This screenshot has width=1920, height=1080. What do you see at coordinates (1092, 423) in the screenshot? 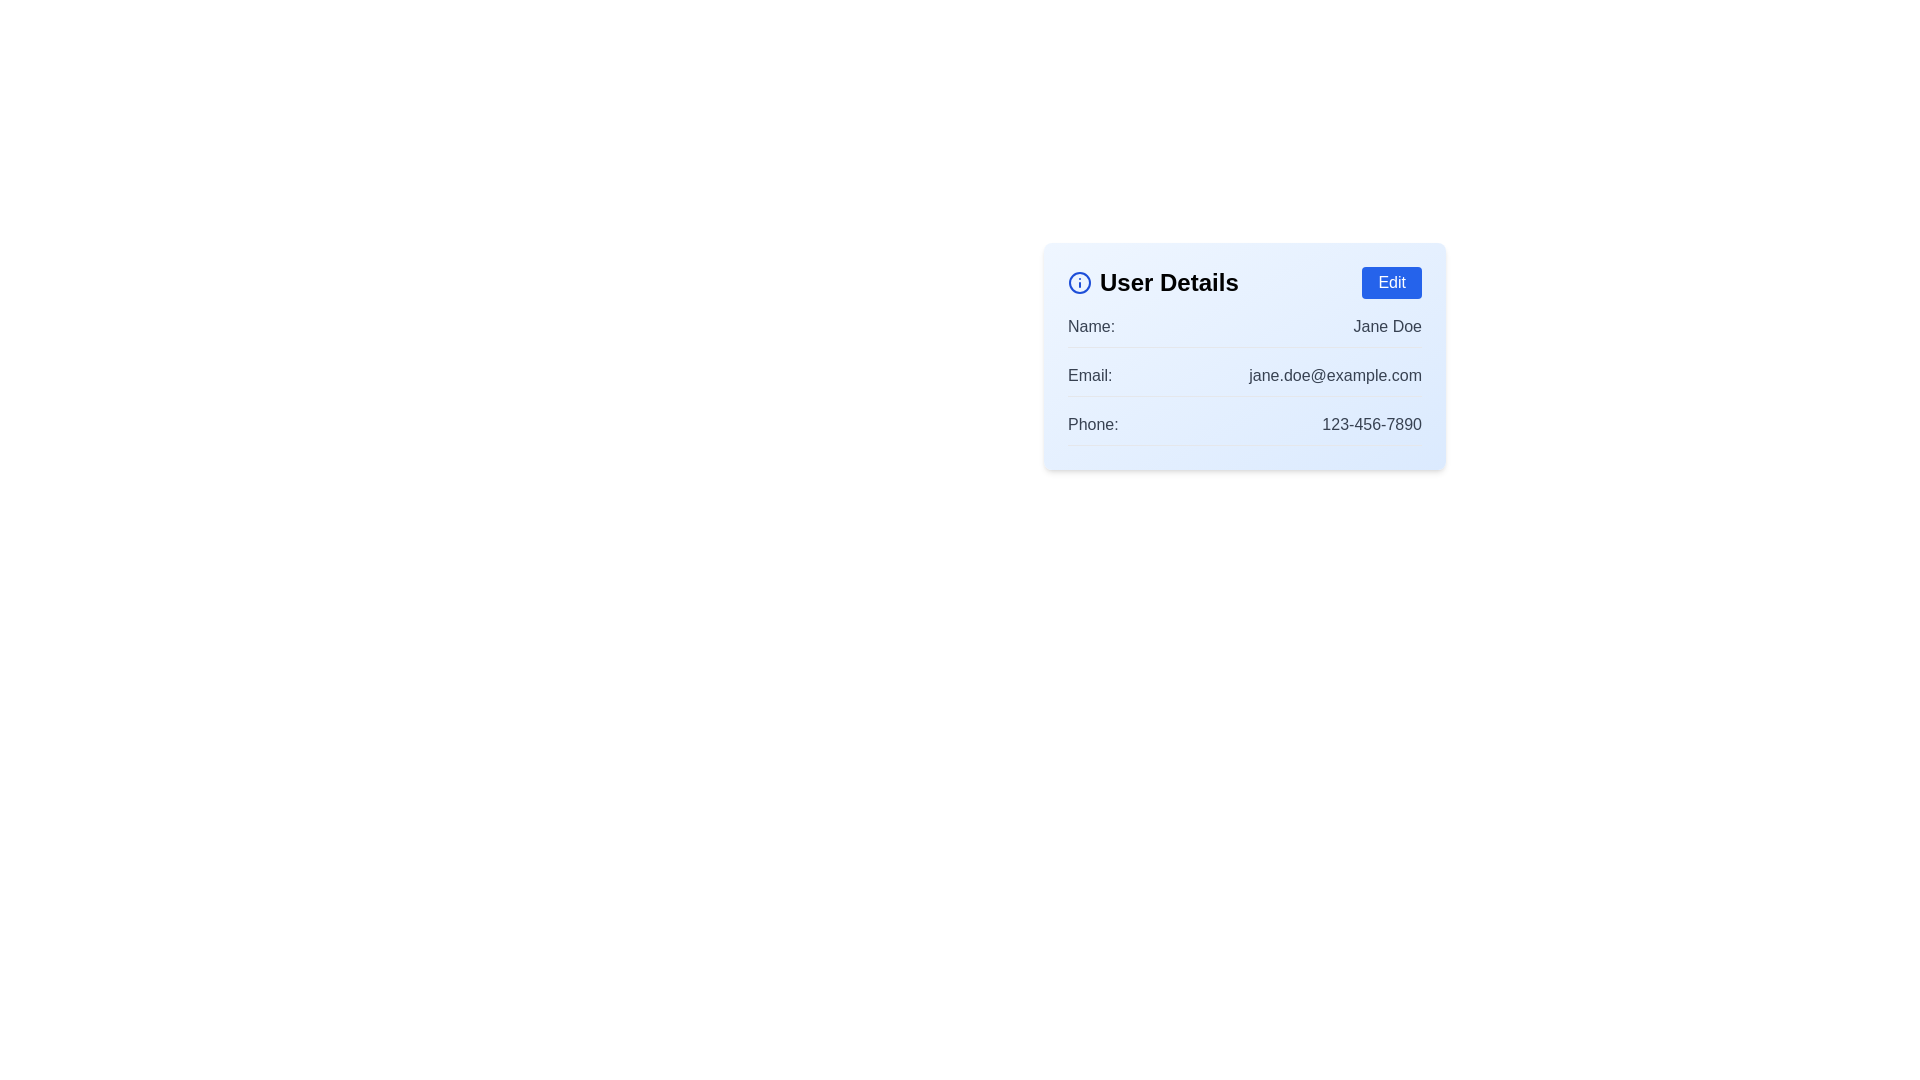
I see `text label that describes the phone number, located in the 'User Details' panel, positioned to the left of the phone number` at bounding box center [1092, 423].